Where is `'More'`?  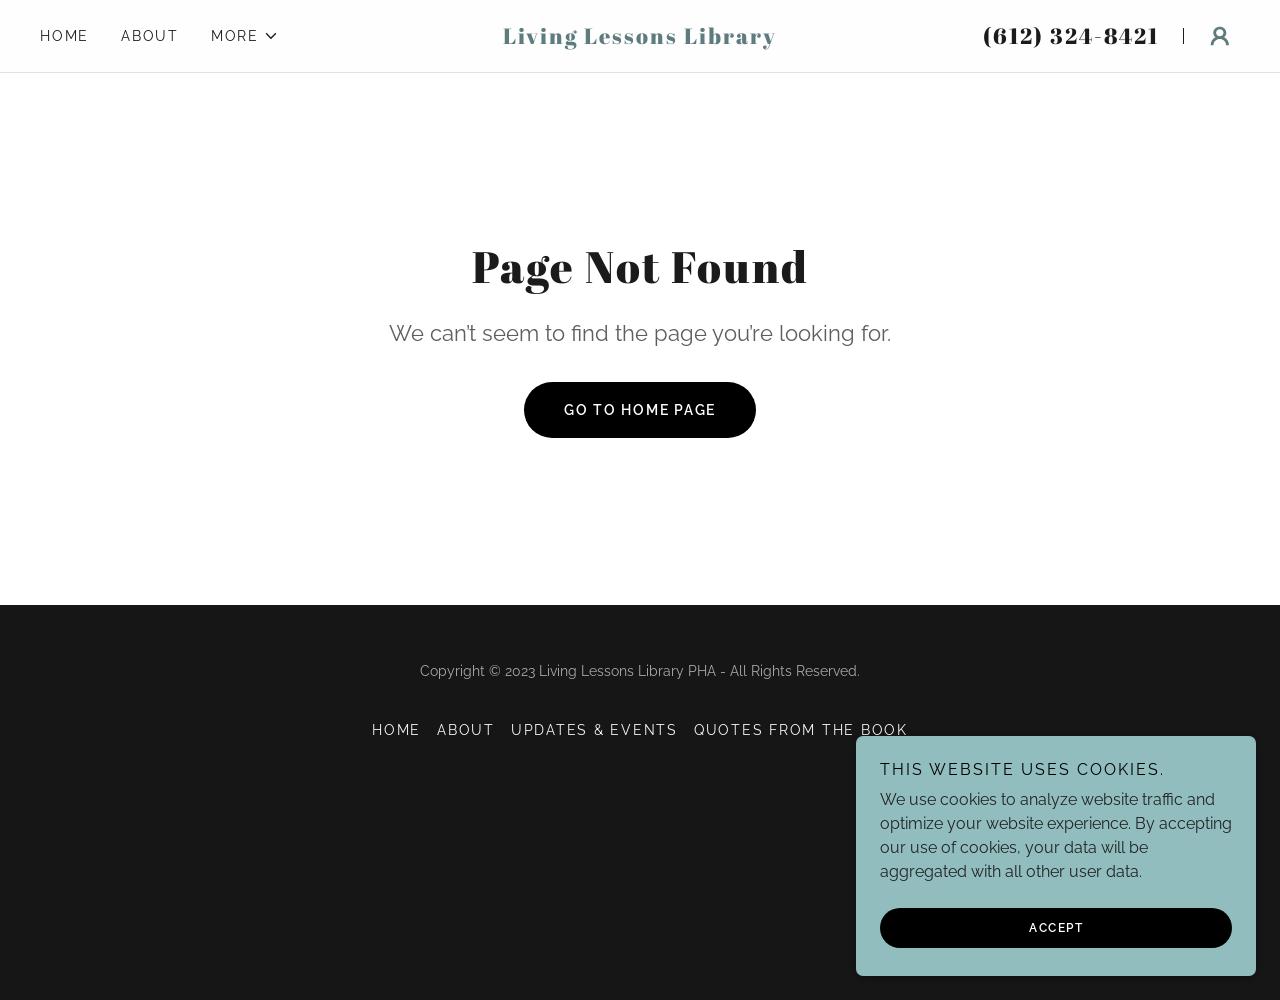
'More' is located at coordinates (210, 36).